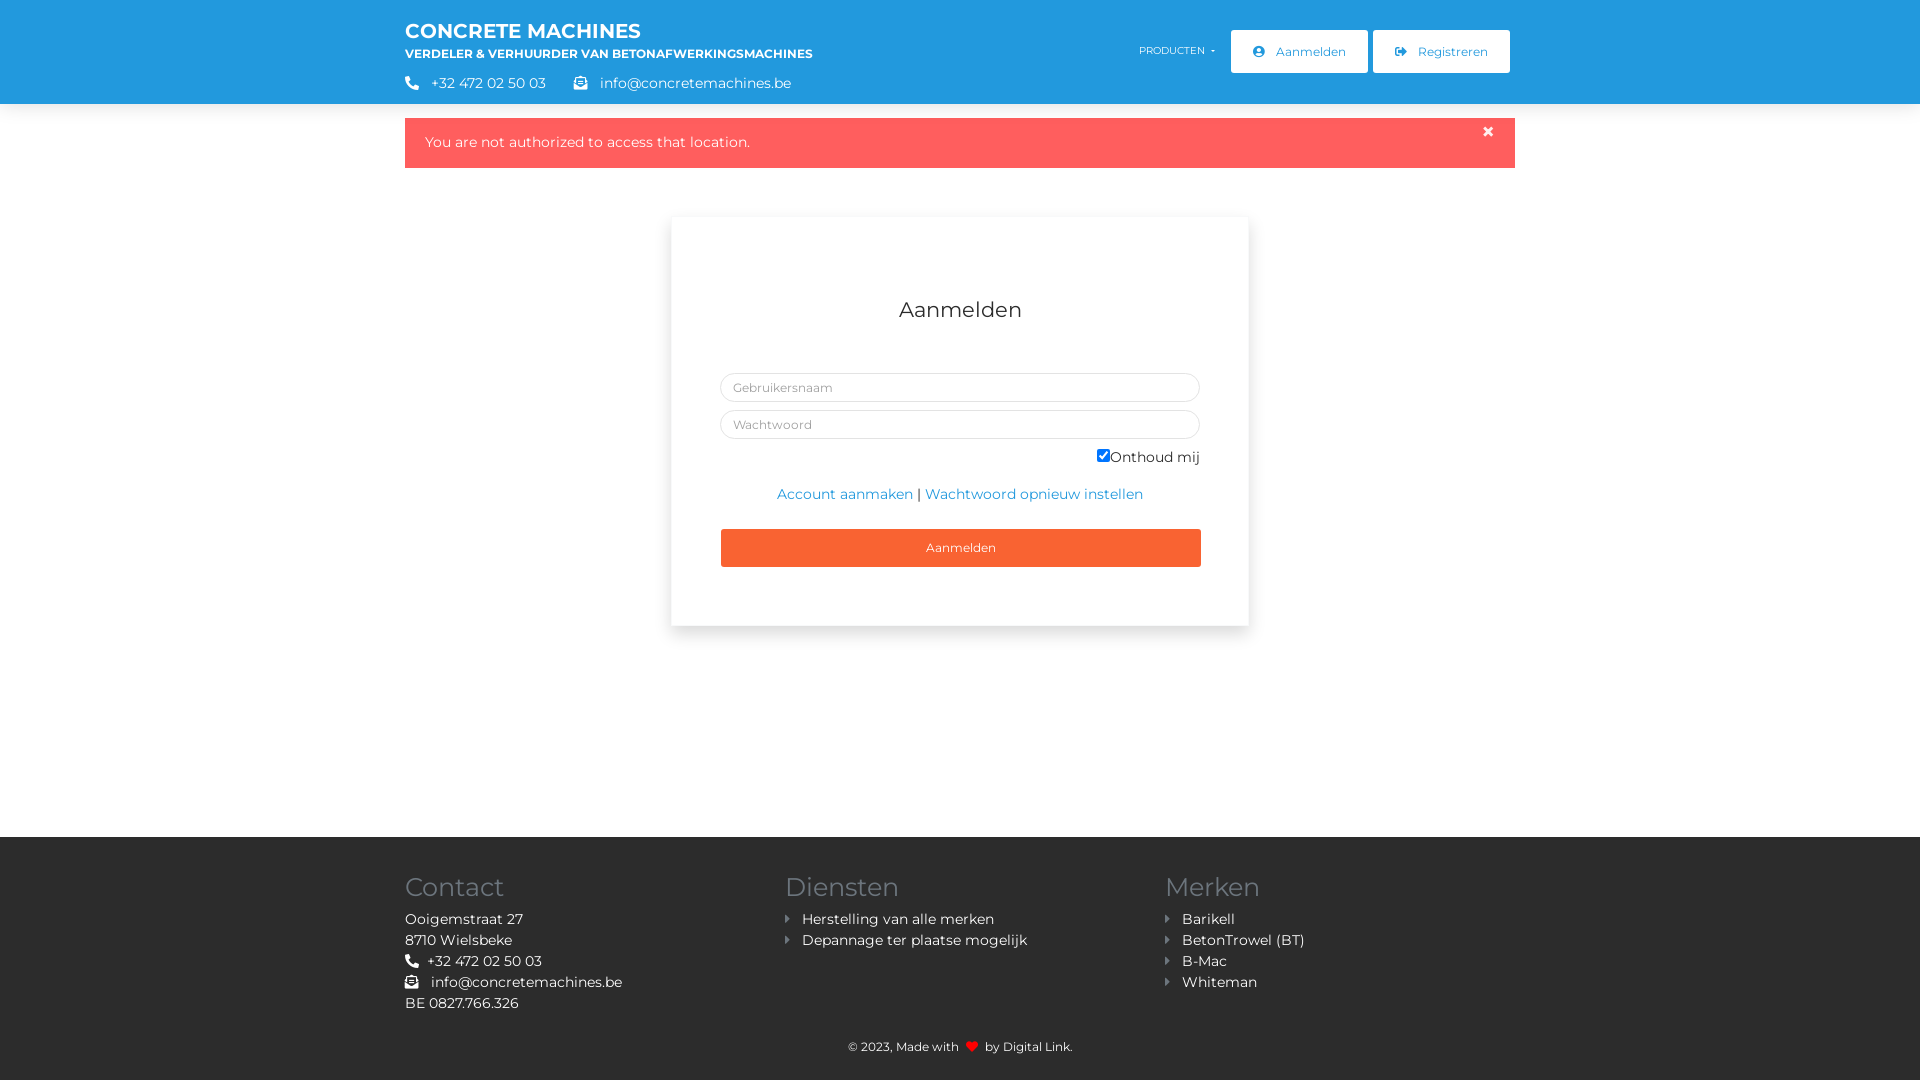 The image size is (1920, 1080). I want to click on '+32 472 02 50 03', so click(403, 82).